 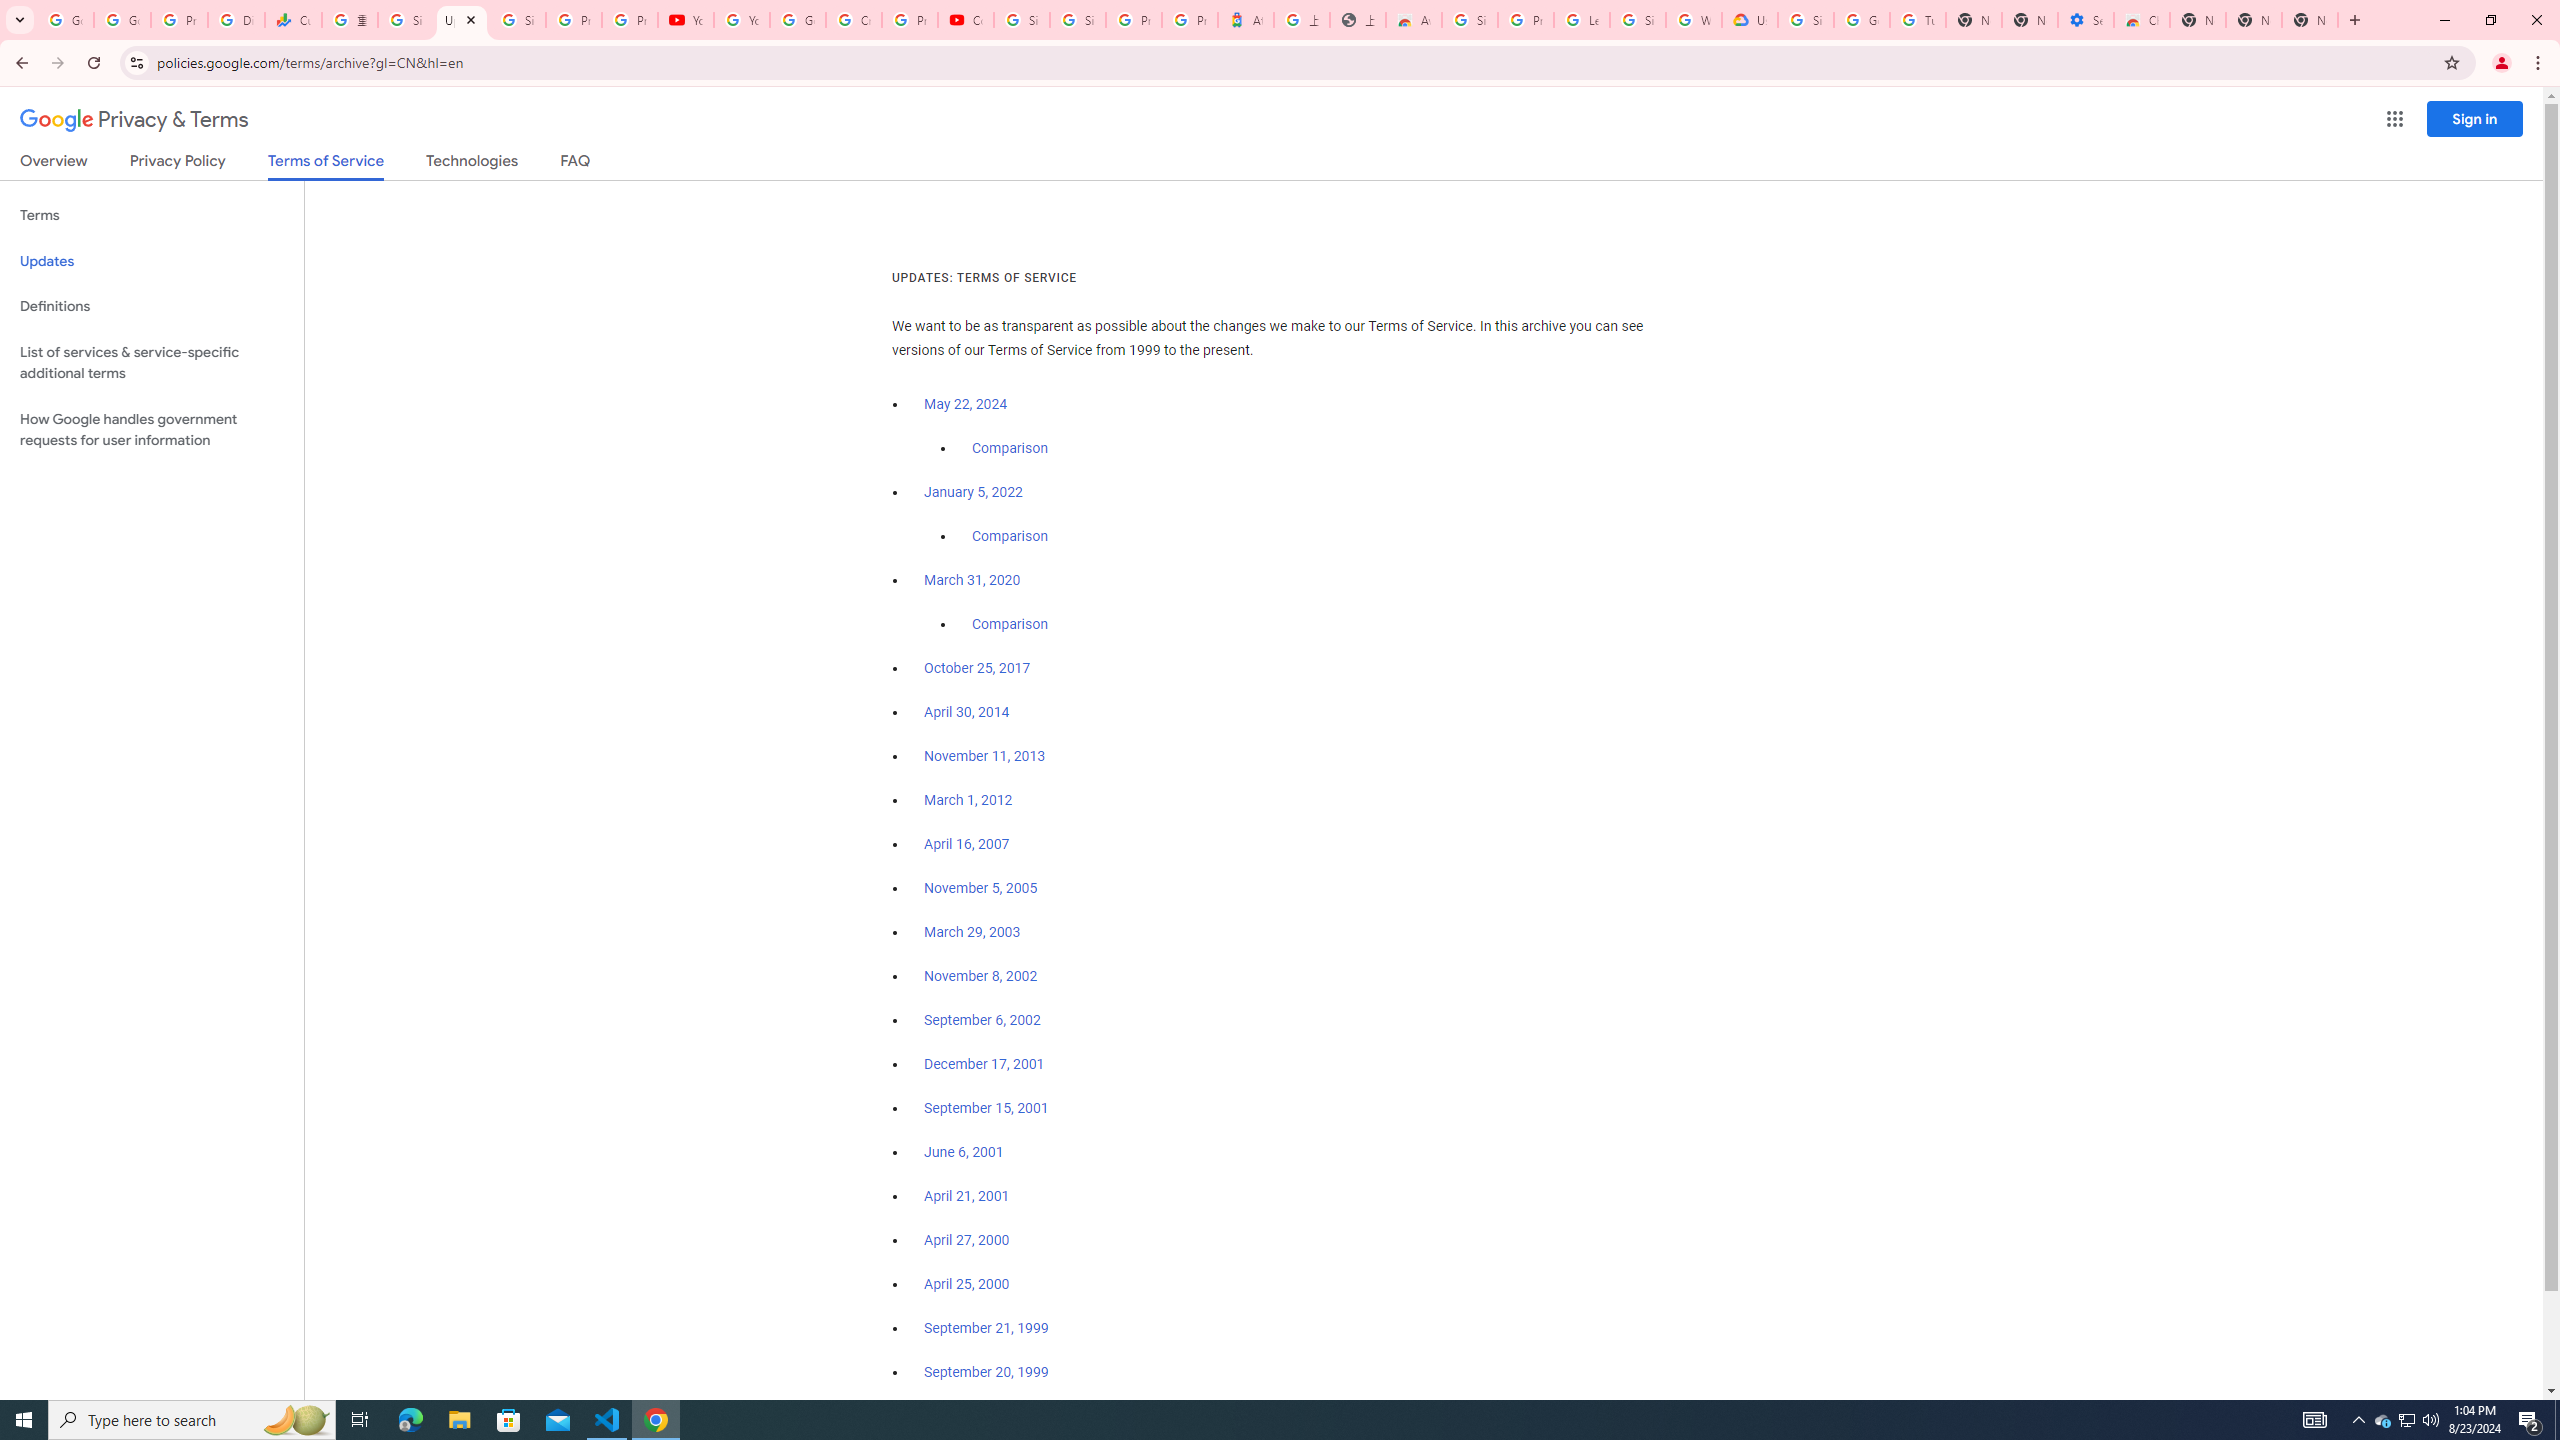 I want to click on 'Atour Hotel - Google hotels', so click(x=1244, y=19).